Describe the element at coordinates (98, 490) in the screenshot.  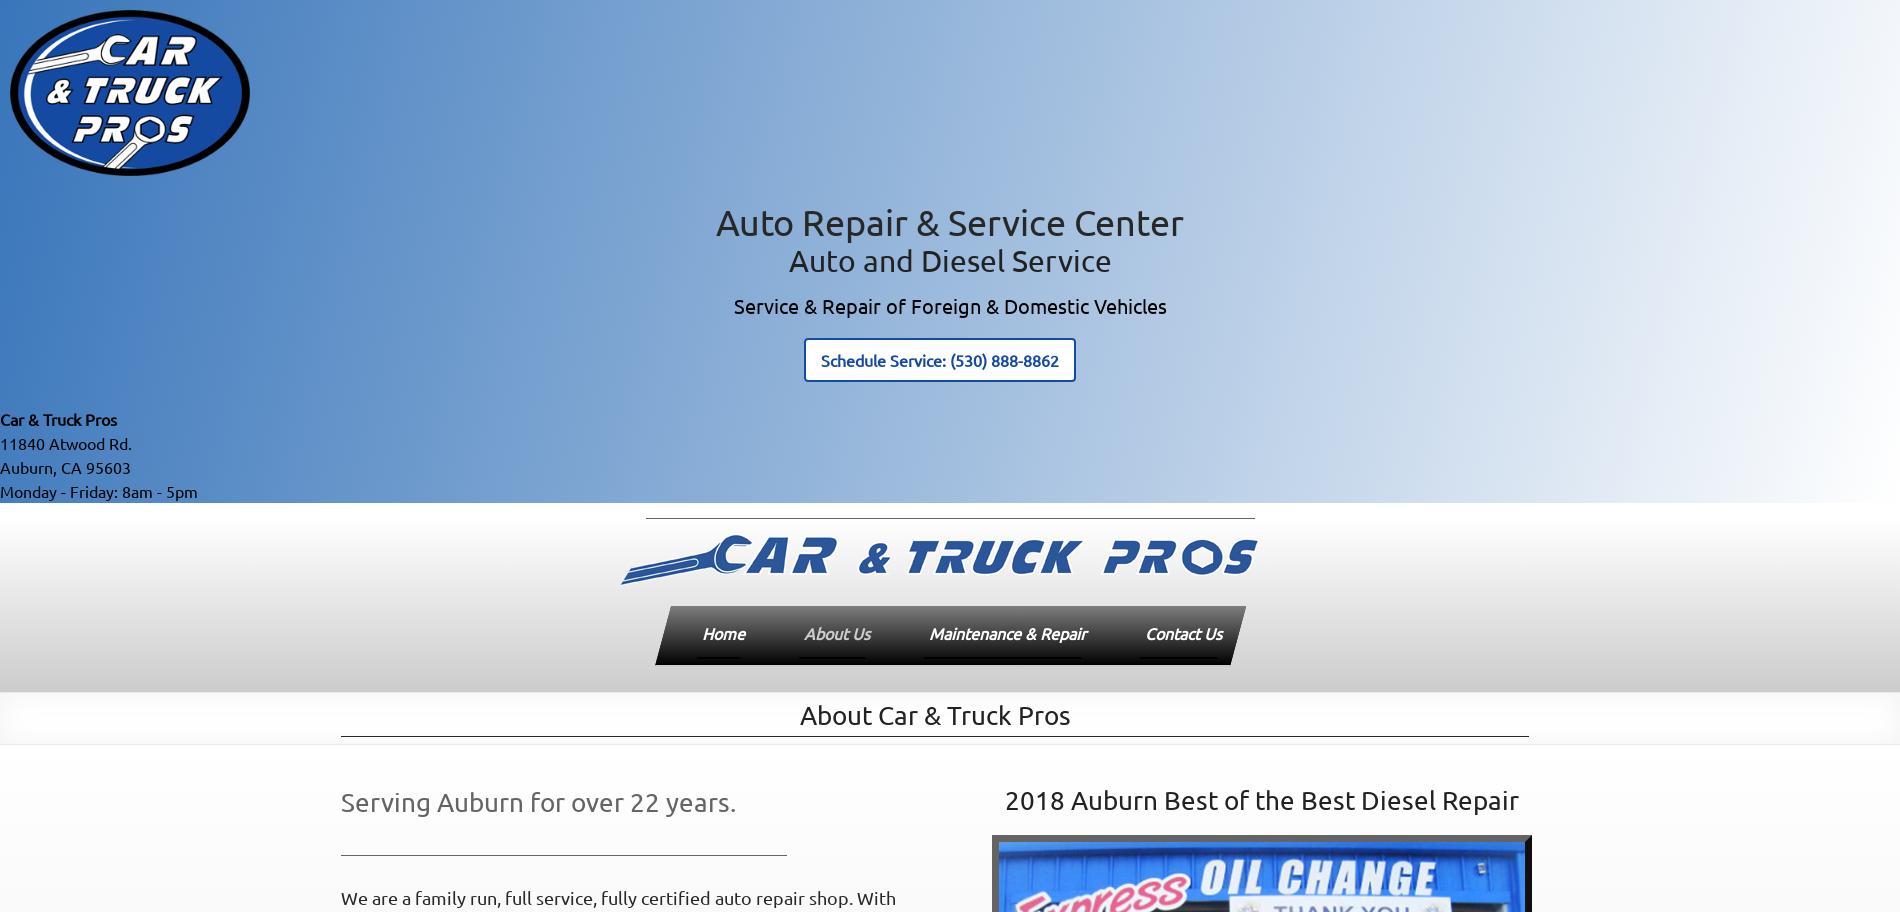
I see `'Monday - Friday: 8am - 5pm'` at that location.